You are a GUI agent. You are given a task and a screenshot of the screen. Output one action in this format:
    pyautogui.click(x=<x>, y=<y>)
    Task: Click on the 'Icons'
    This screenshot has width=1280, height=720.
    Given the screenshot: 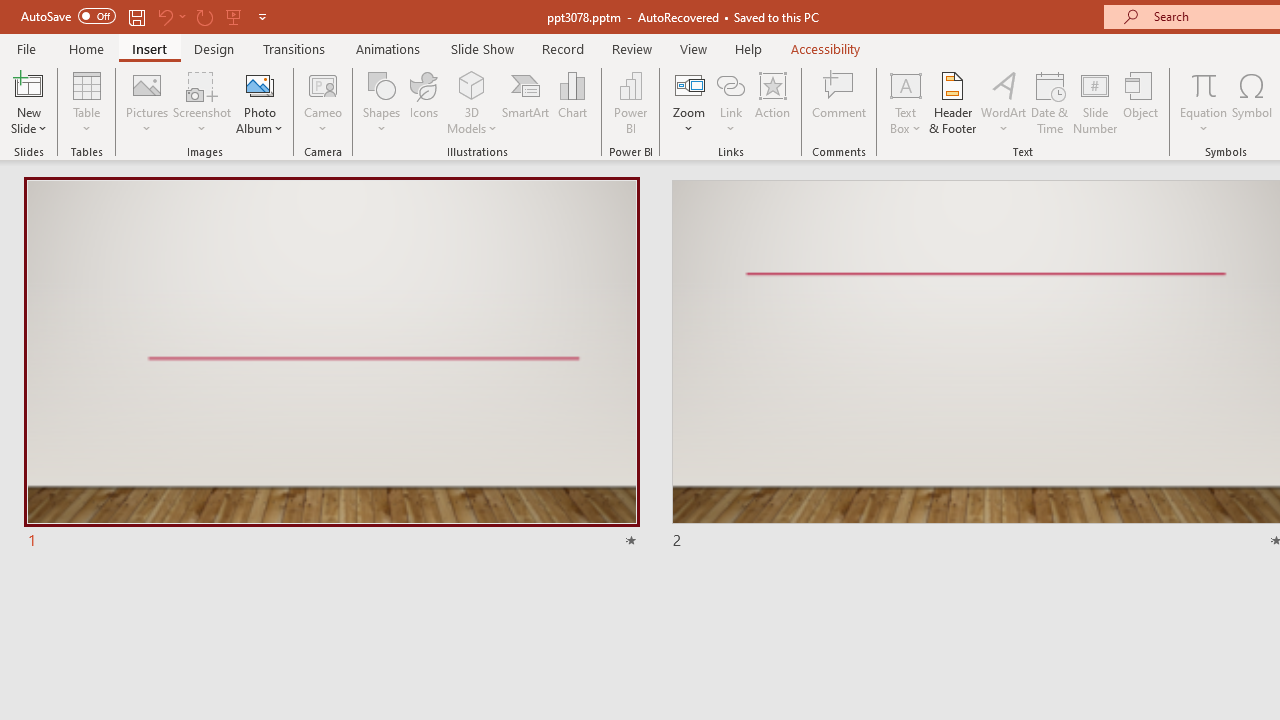 What is the action you would take?
    pyautogui.click(x=423, y=103)
    